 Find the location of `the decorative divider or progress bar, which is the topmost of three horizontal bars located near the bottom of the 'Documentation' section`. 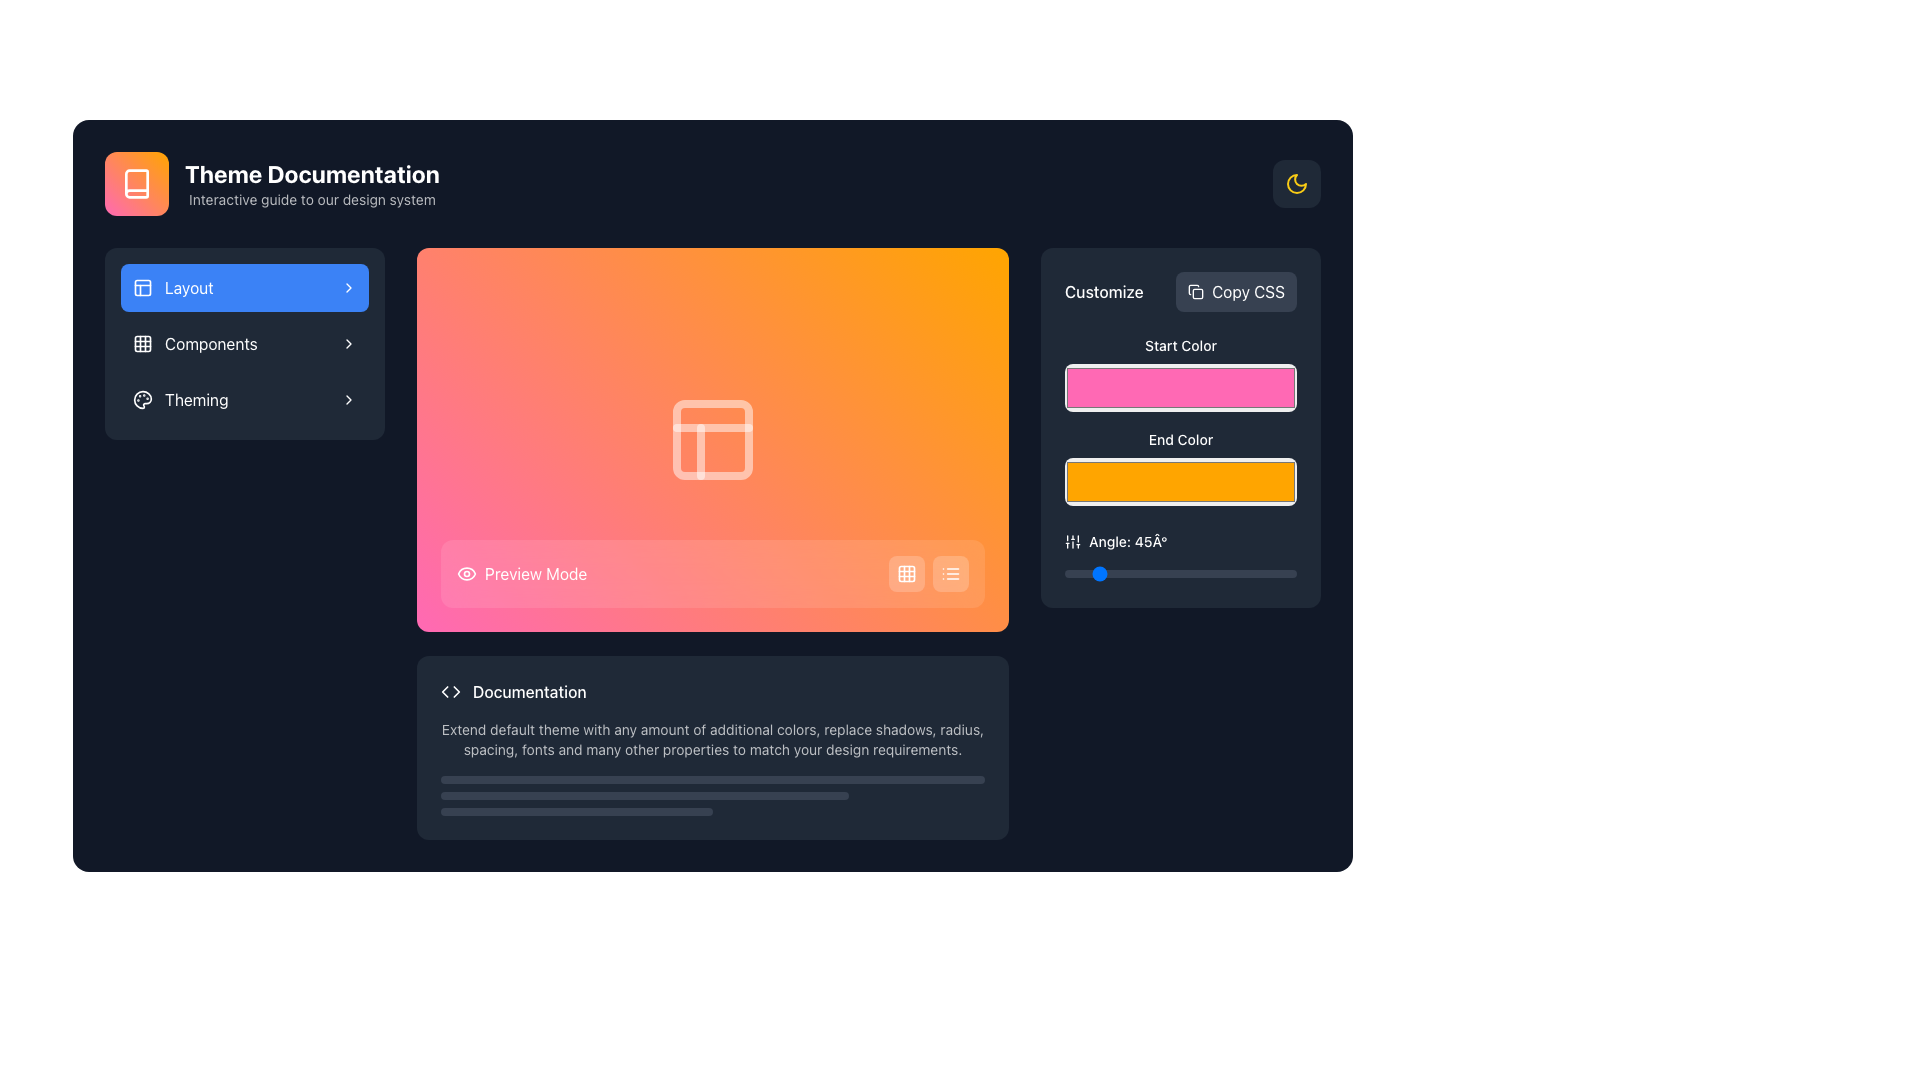

the decorative divider or progress bar, which is the topmost of three horizontal bars located near the bottom of the 'Documentation' section is located at coordinates (713, 778).